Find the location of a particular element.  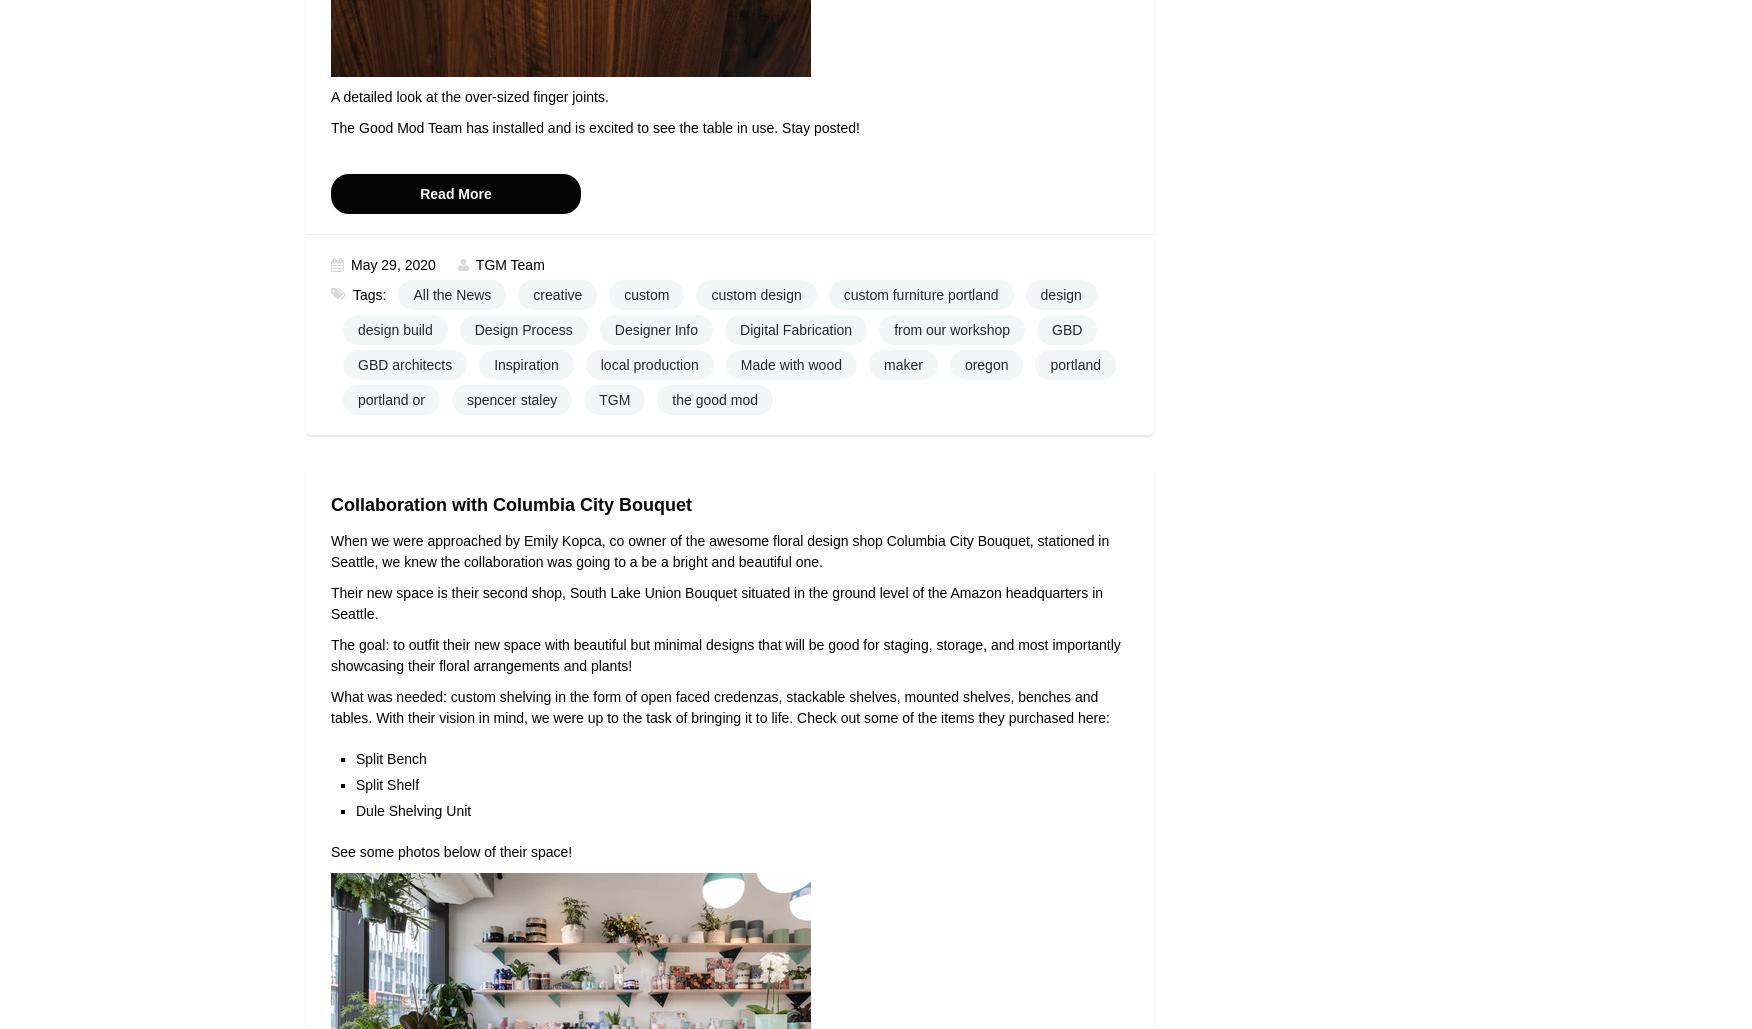

'Digital Fabrication' is located at coordinates (740, 330).